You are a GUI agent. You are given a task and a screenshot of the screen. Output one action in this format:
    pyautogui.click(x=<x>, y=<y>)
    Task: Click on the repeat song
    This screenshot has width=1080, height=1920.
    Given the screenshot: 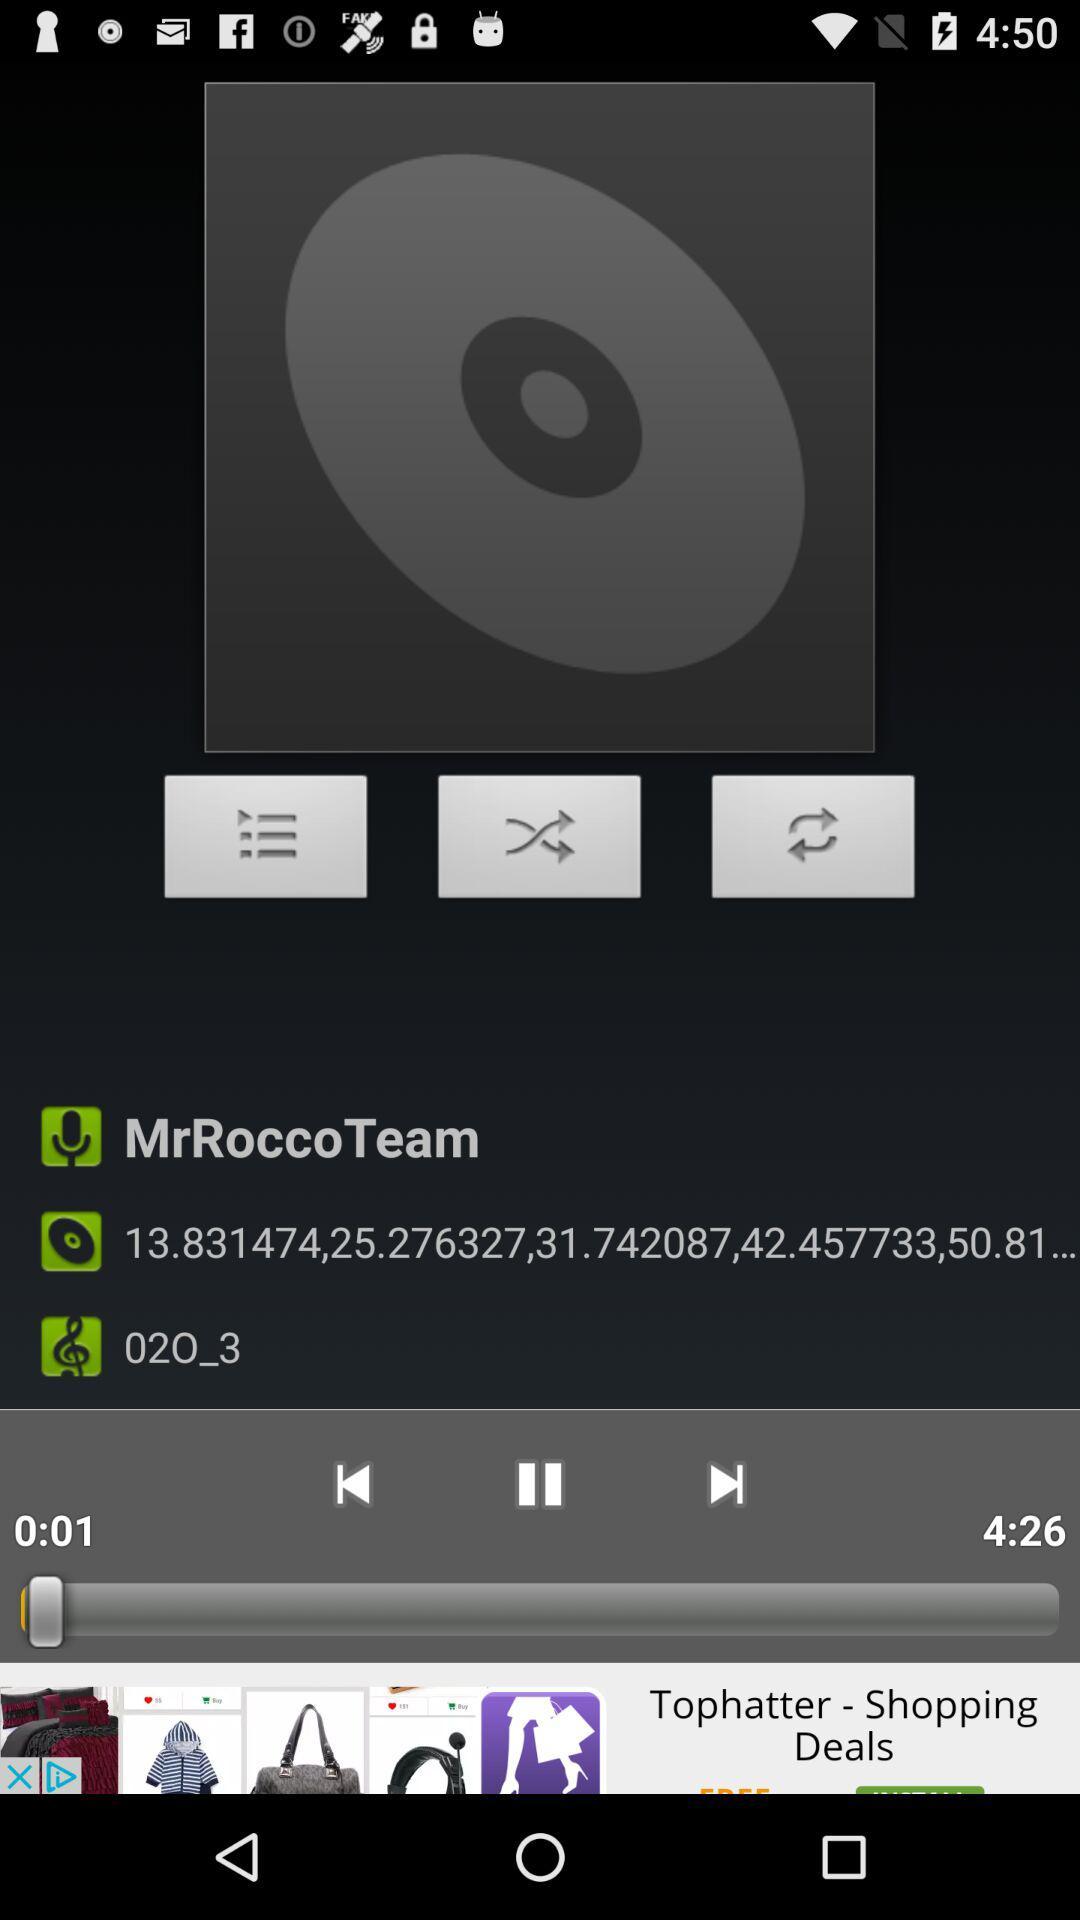 What is the action you would take?
    pyautogui.click(x=813, y=842)
    